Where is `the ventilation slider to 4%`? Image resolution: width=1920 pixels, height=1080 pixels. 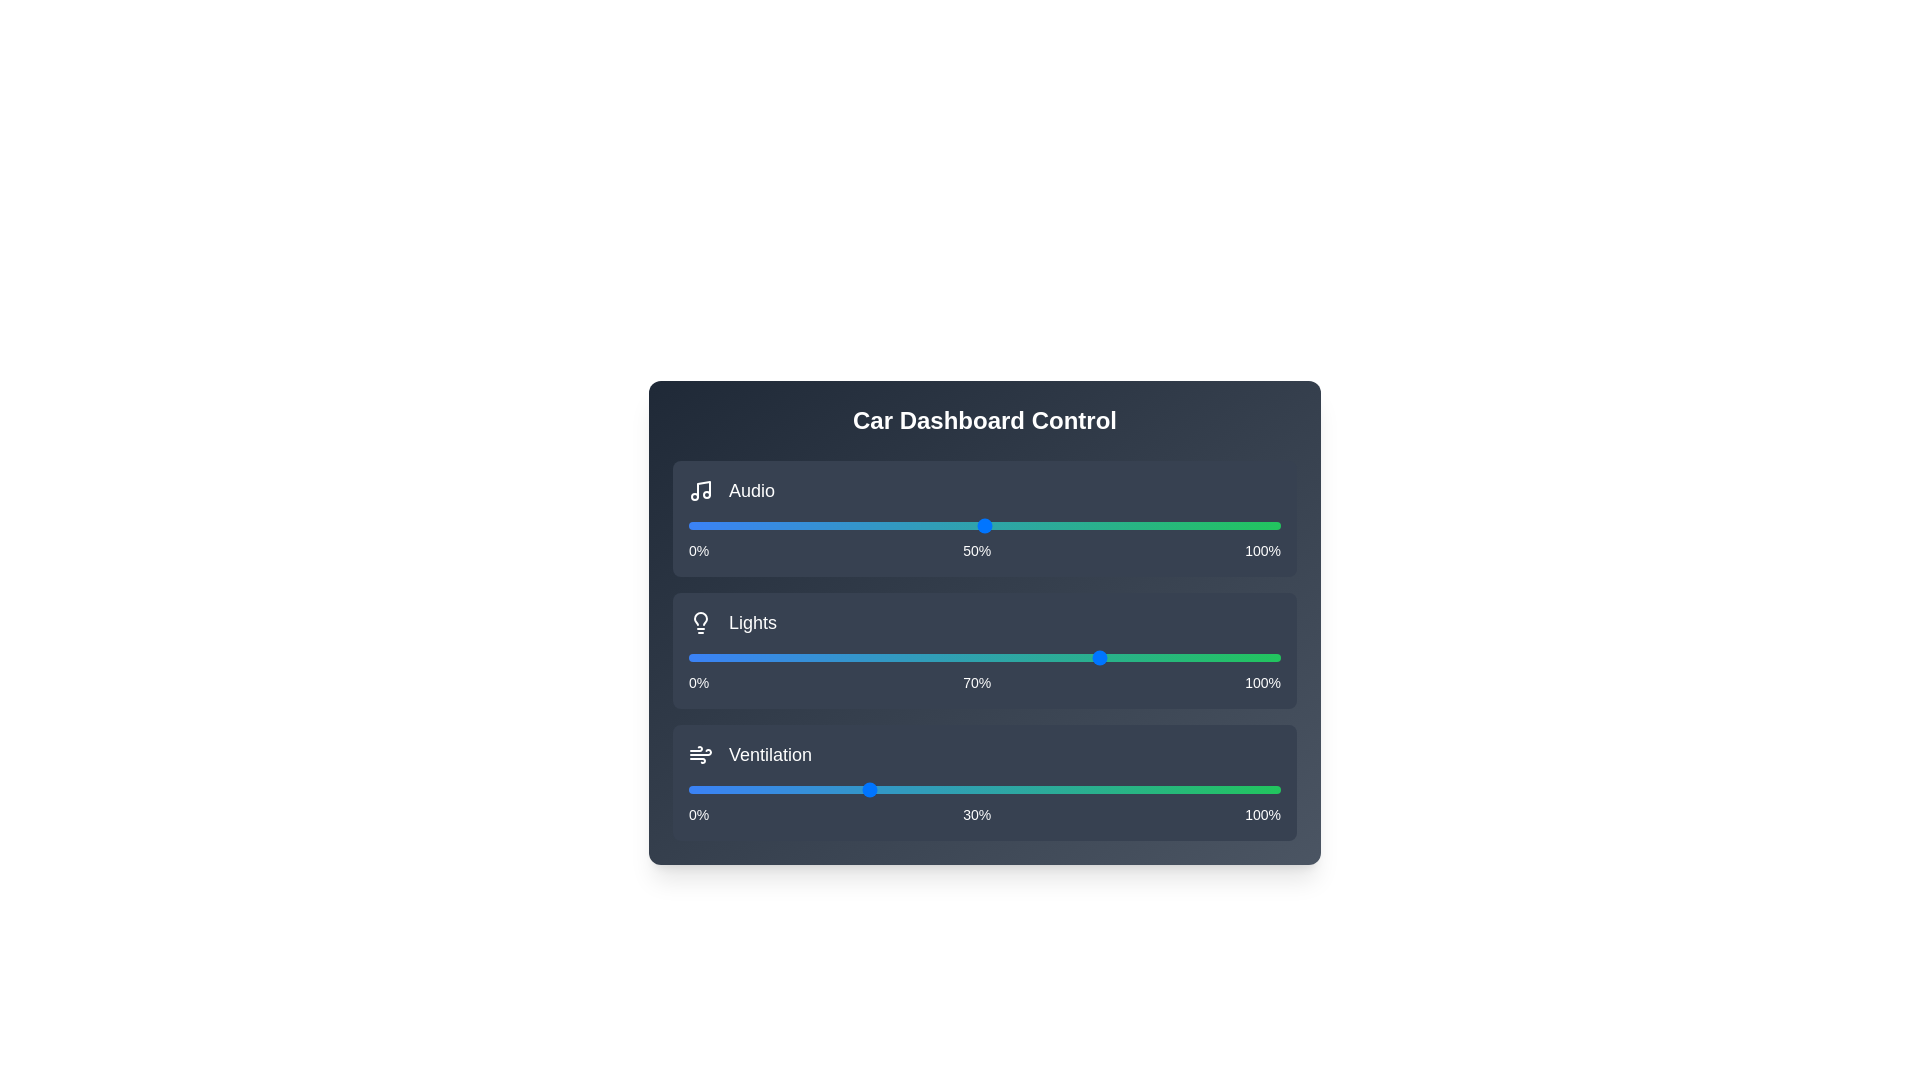
the ventilation slider to 4% is located at coordinates (712, 789).